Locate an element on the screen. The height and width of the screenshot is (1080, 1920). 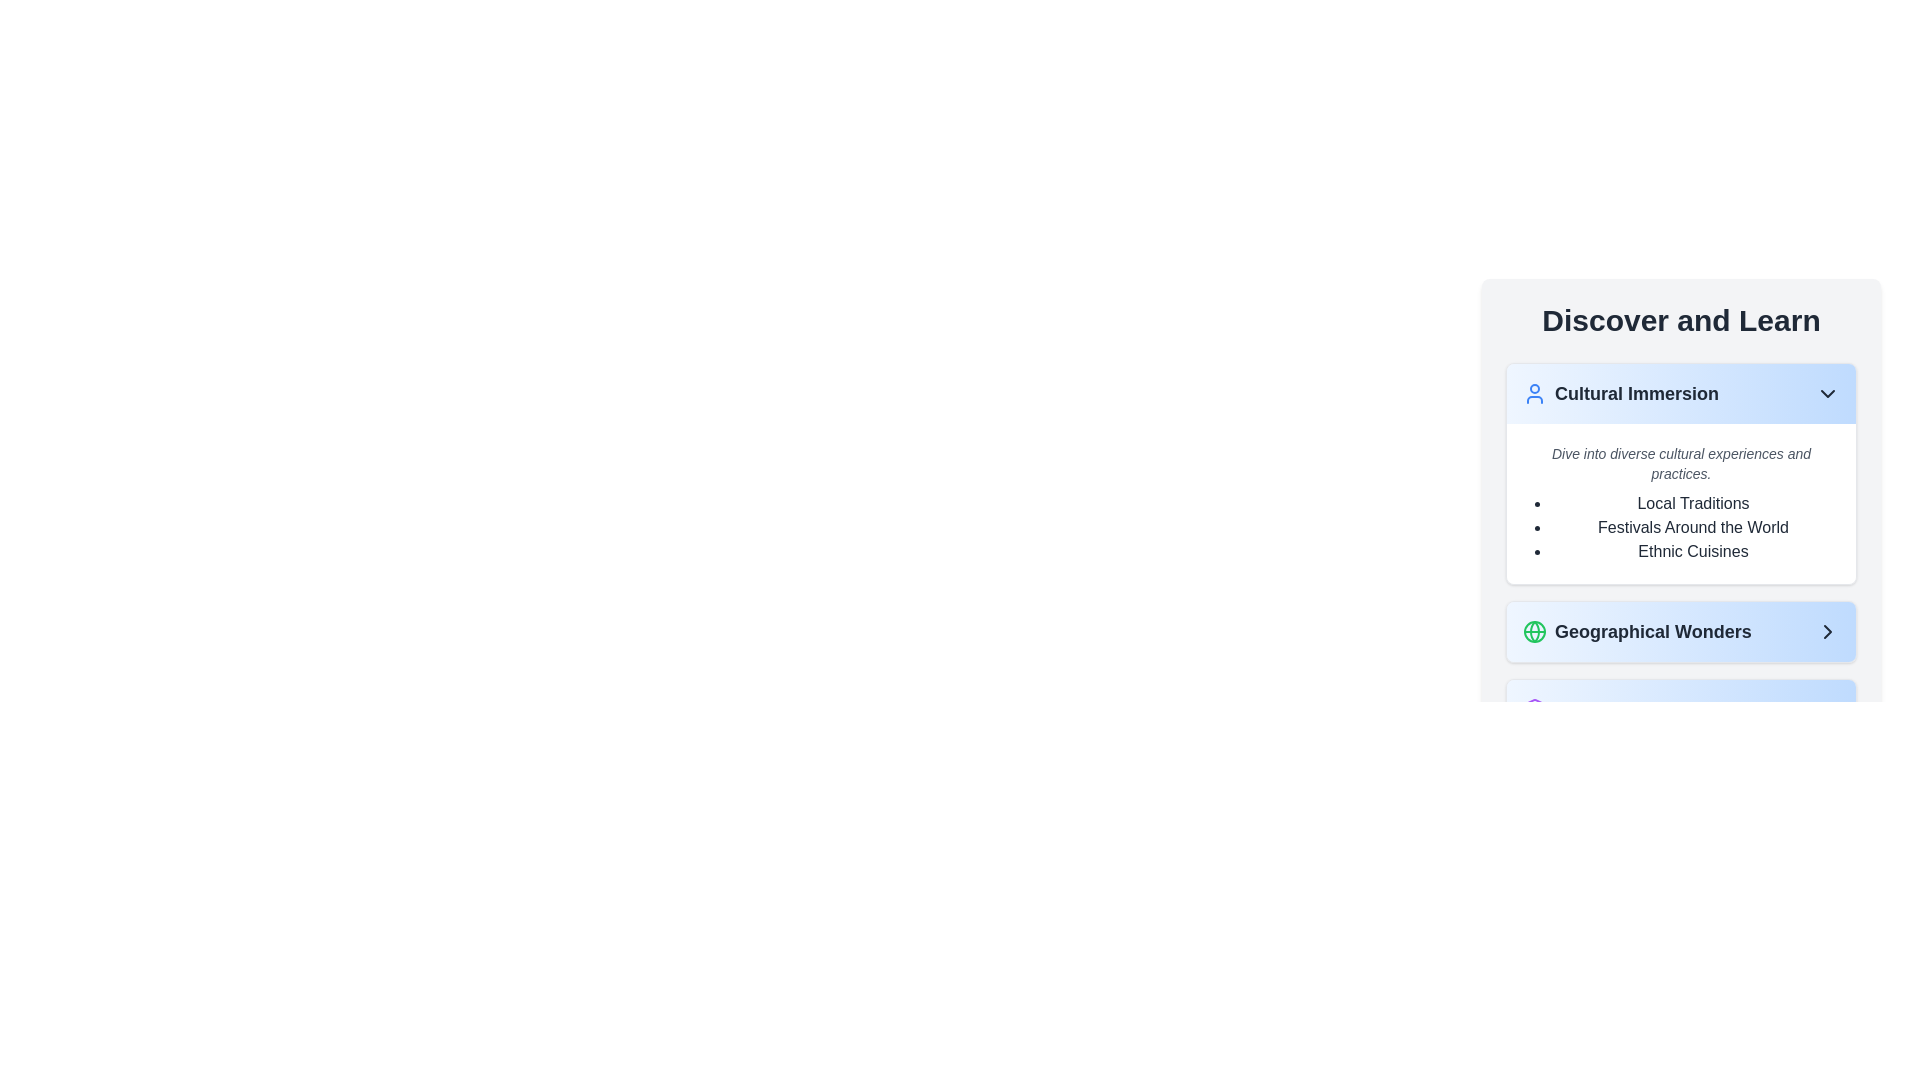
the 'Geographical Wonders' button, which features a light blue gradient background, a green globe icon on the left, and a right-facing arrow icon on the far right is located at coordinates (1680, 632).